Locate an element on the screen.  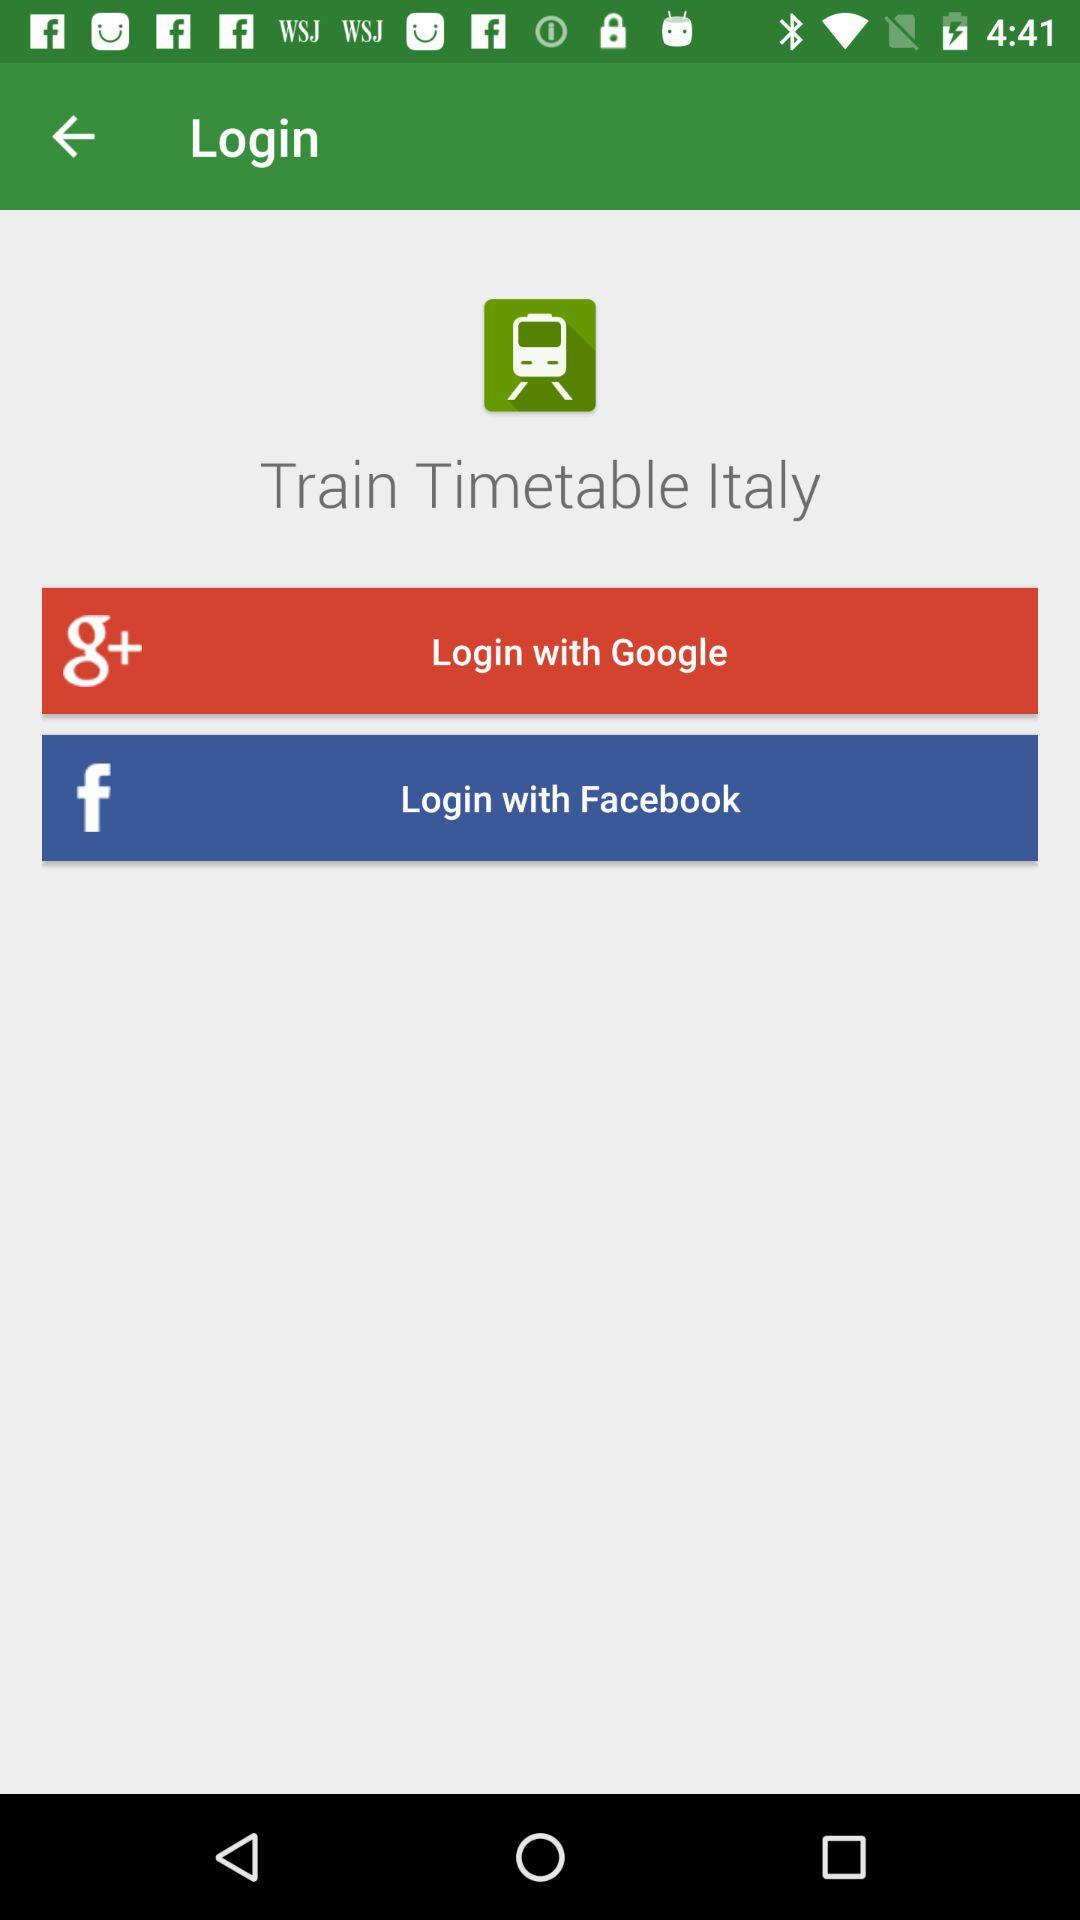
the icon above the train timetable italy icon is located at coordinates (88, 135).